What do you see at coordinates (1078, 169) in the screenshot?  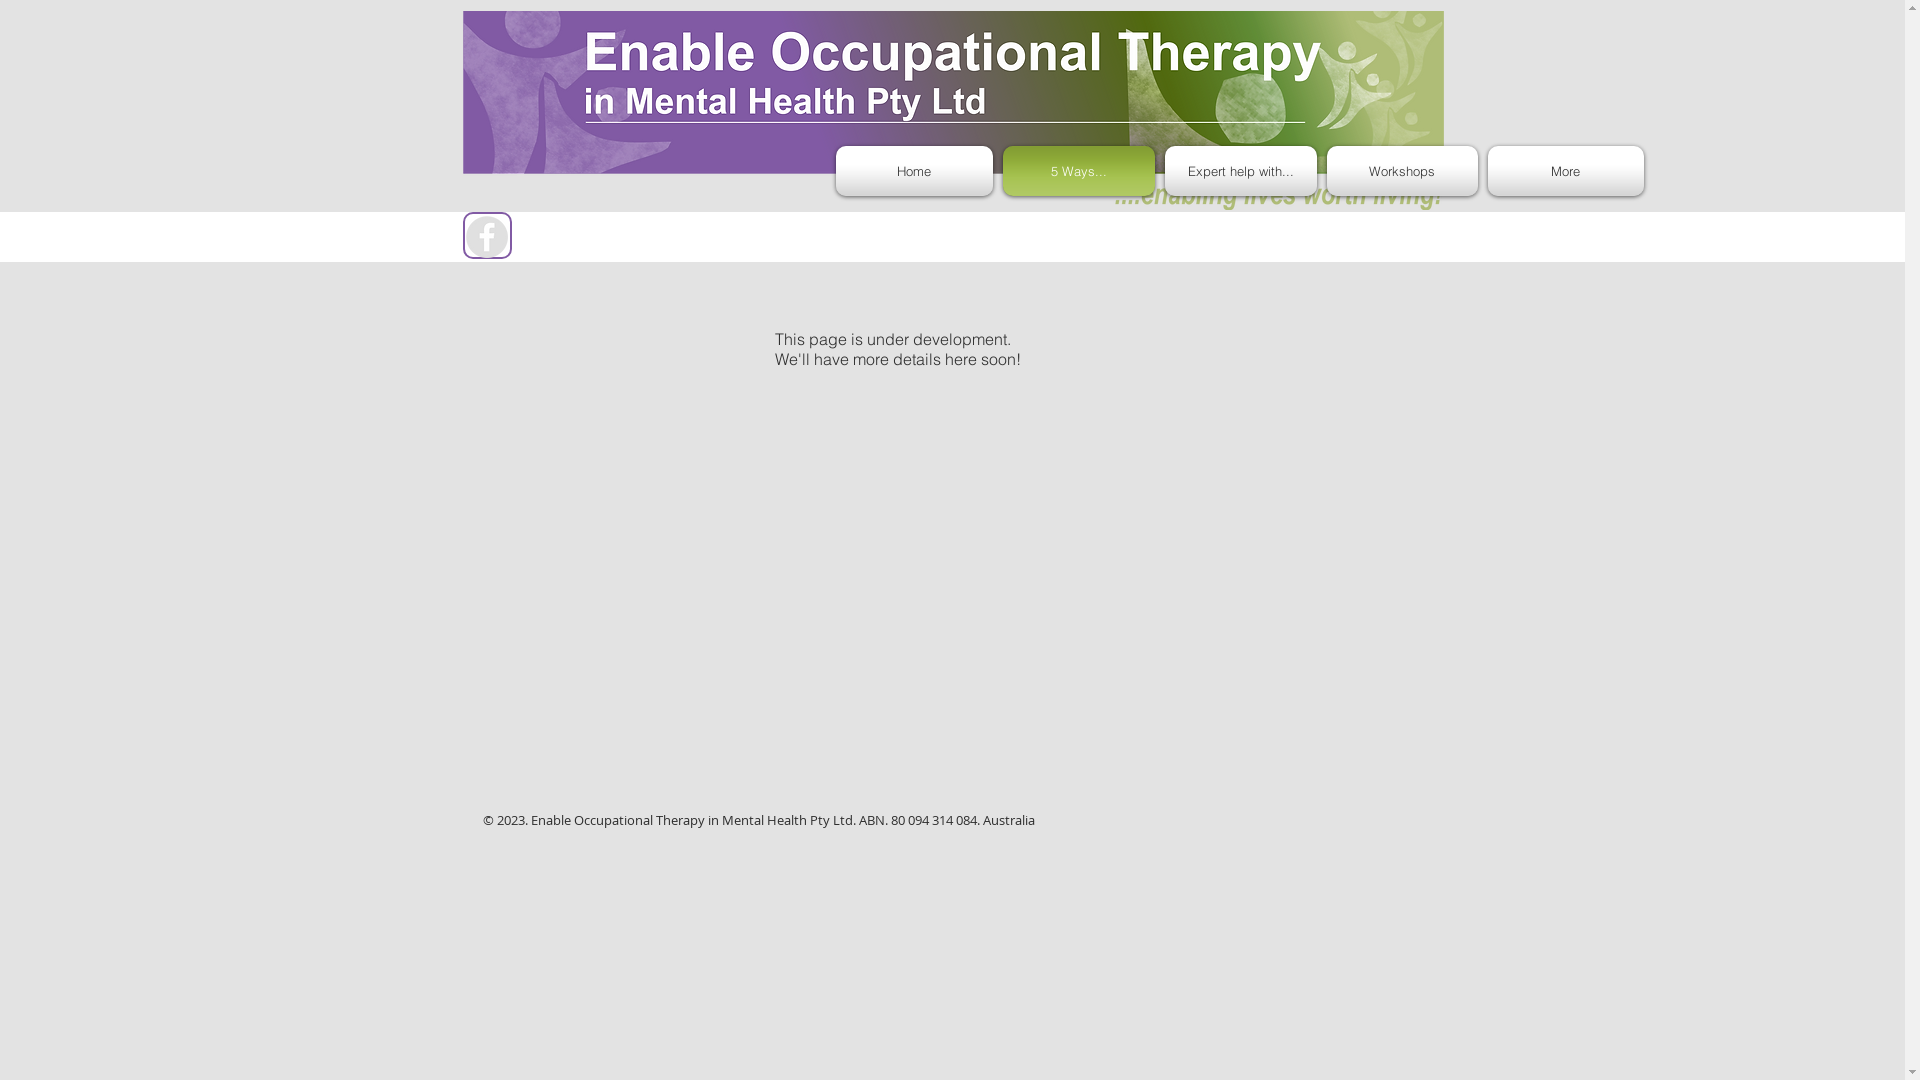 I see `'5 Ways...'` at bounding box center [1078, 169].